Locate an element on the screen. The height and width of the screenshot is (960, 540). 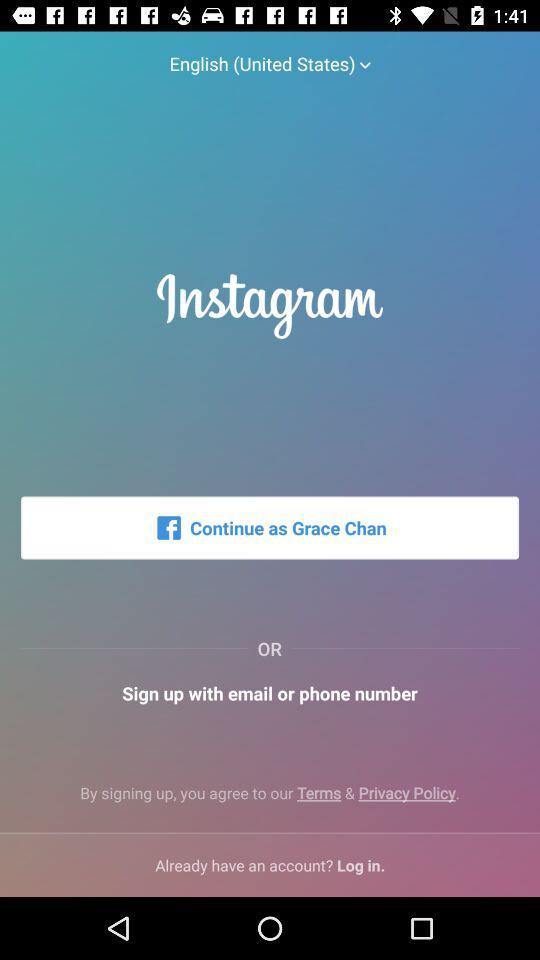
the already have an icon is located at coordinates (270, 864).